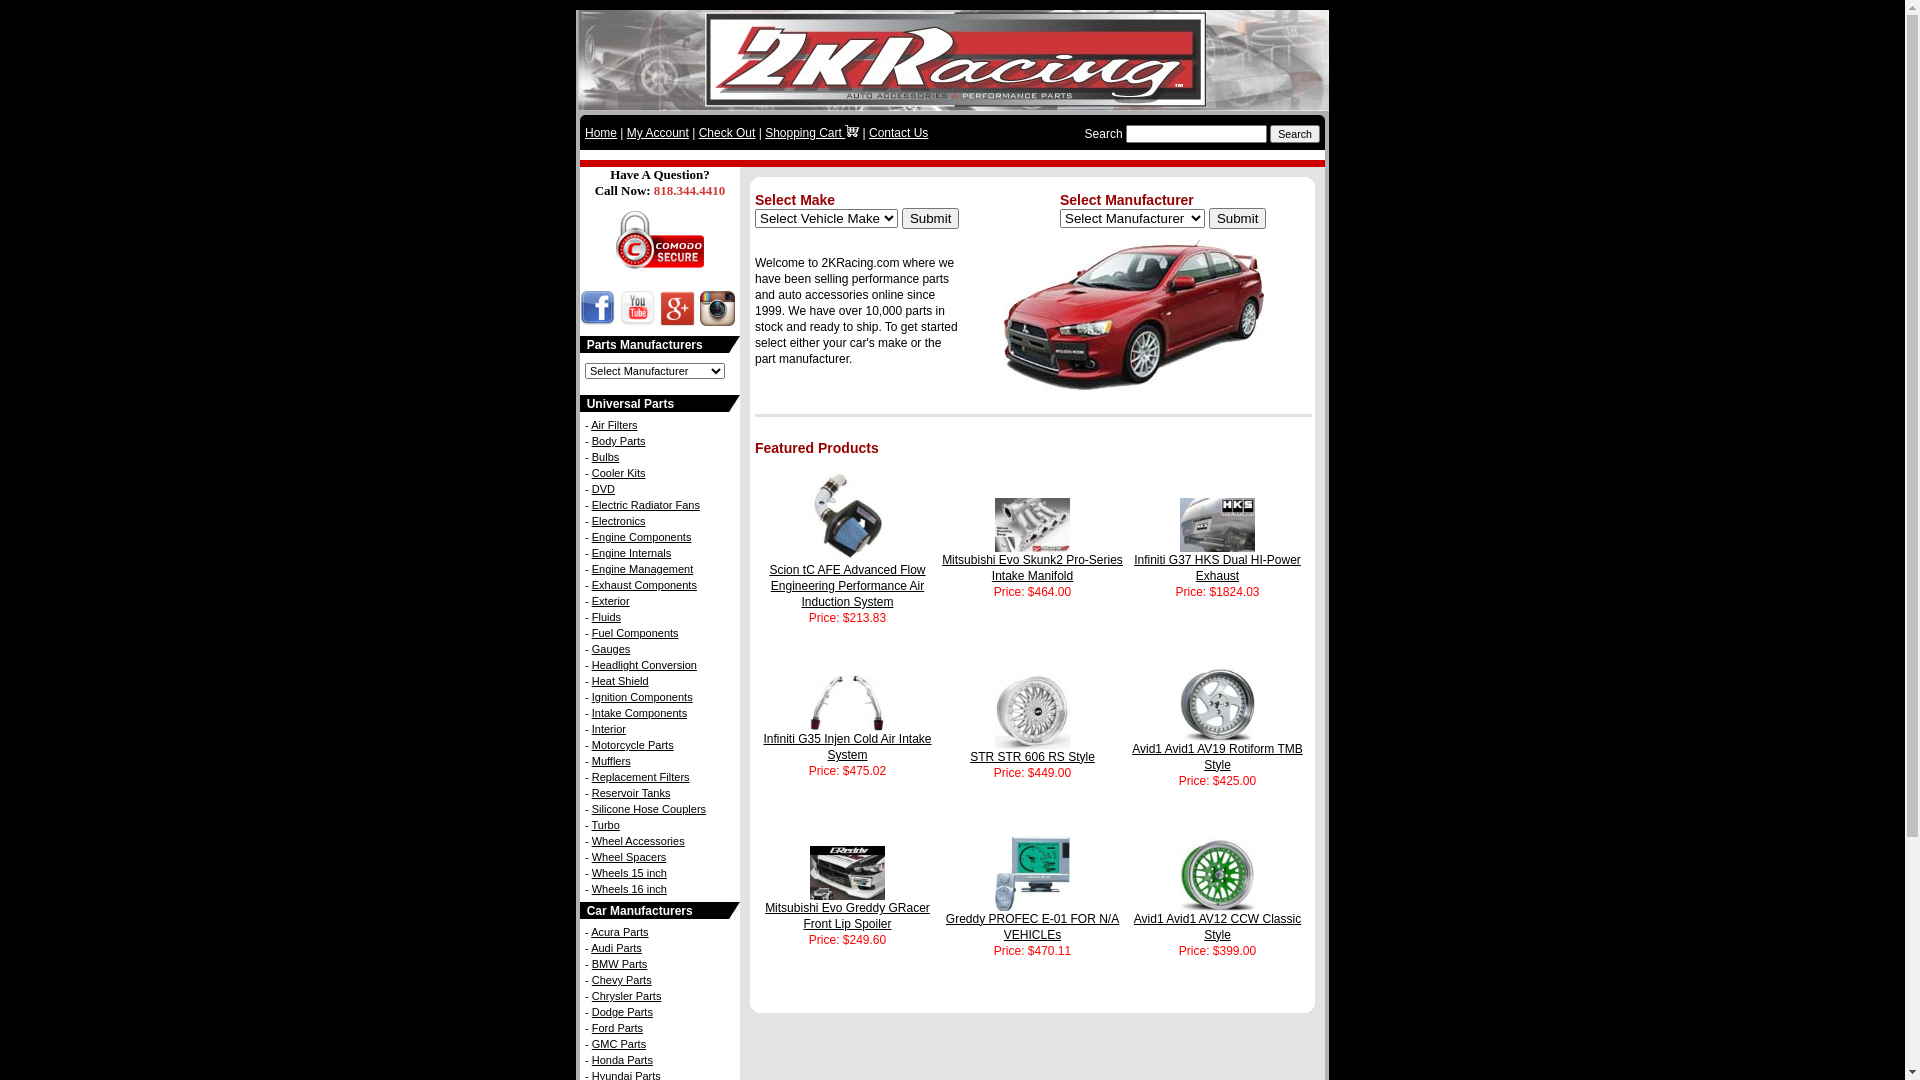  I want to click on 'Mitsubishi Evo Greddy GRacer Front Lip Spoiler', so click(847, 910).